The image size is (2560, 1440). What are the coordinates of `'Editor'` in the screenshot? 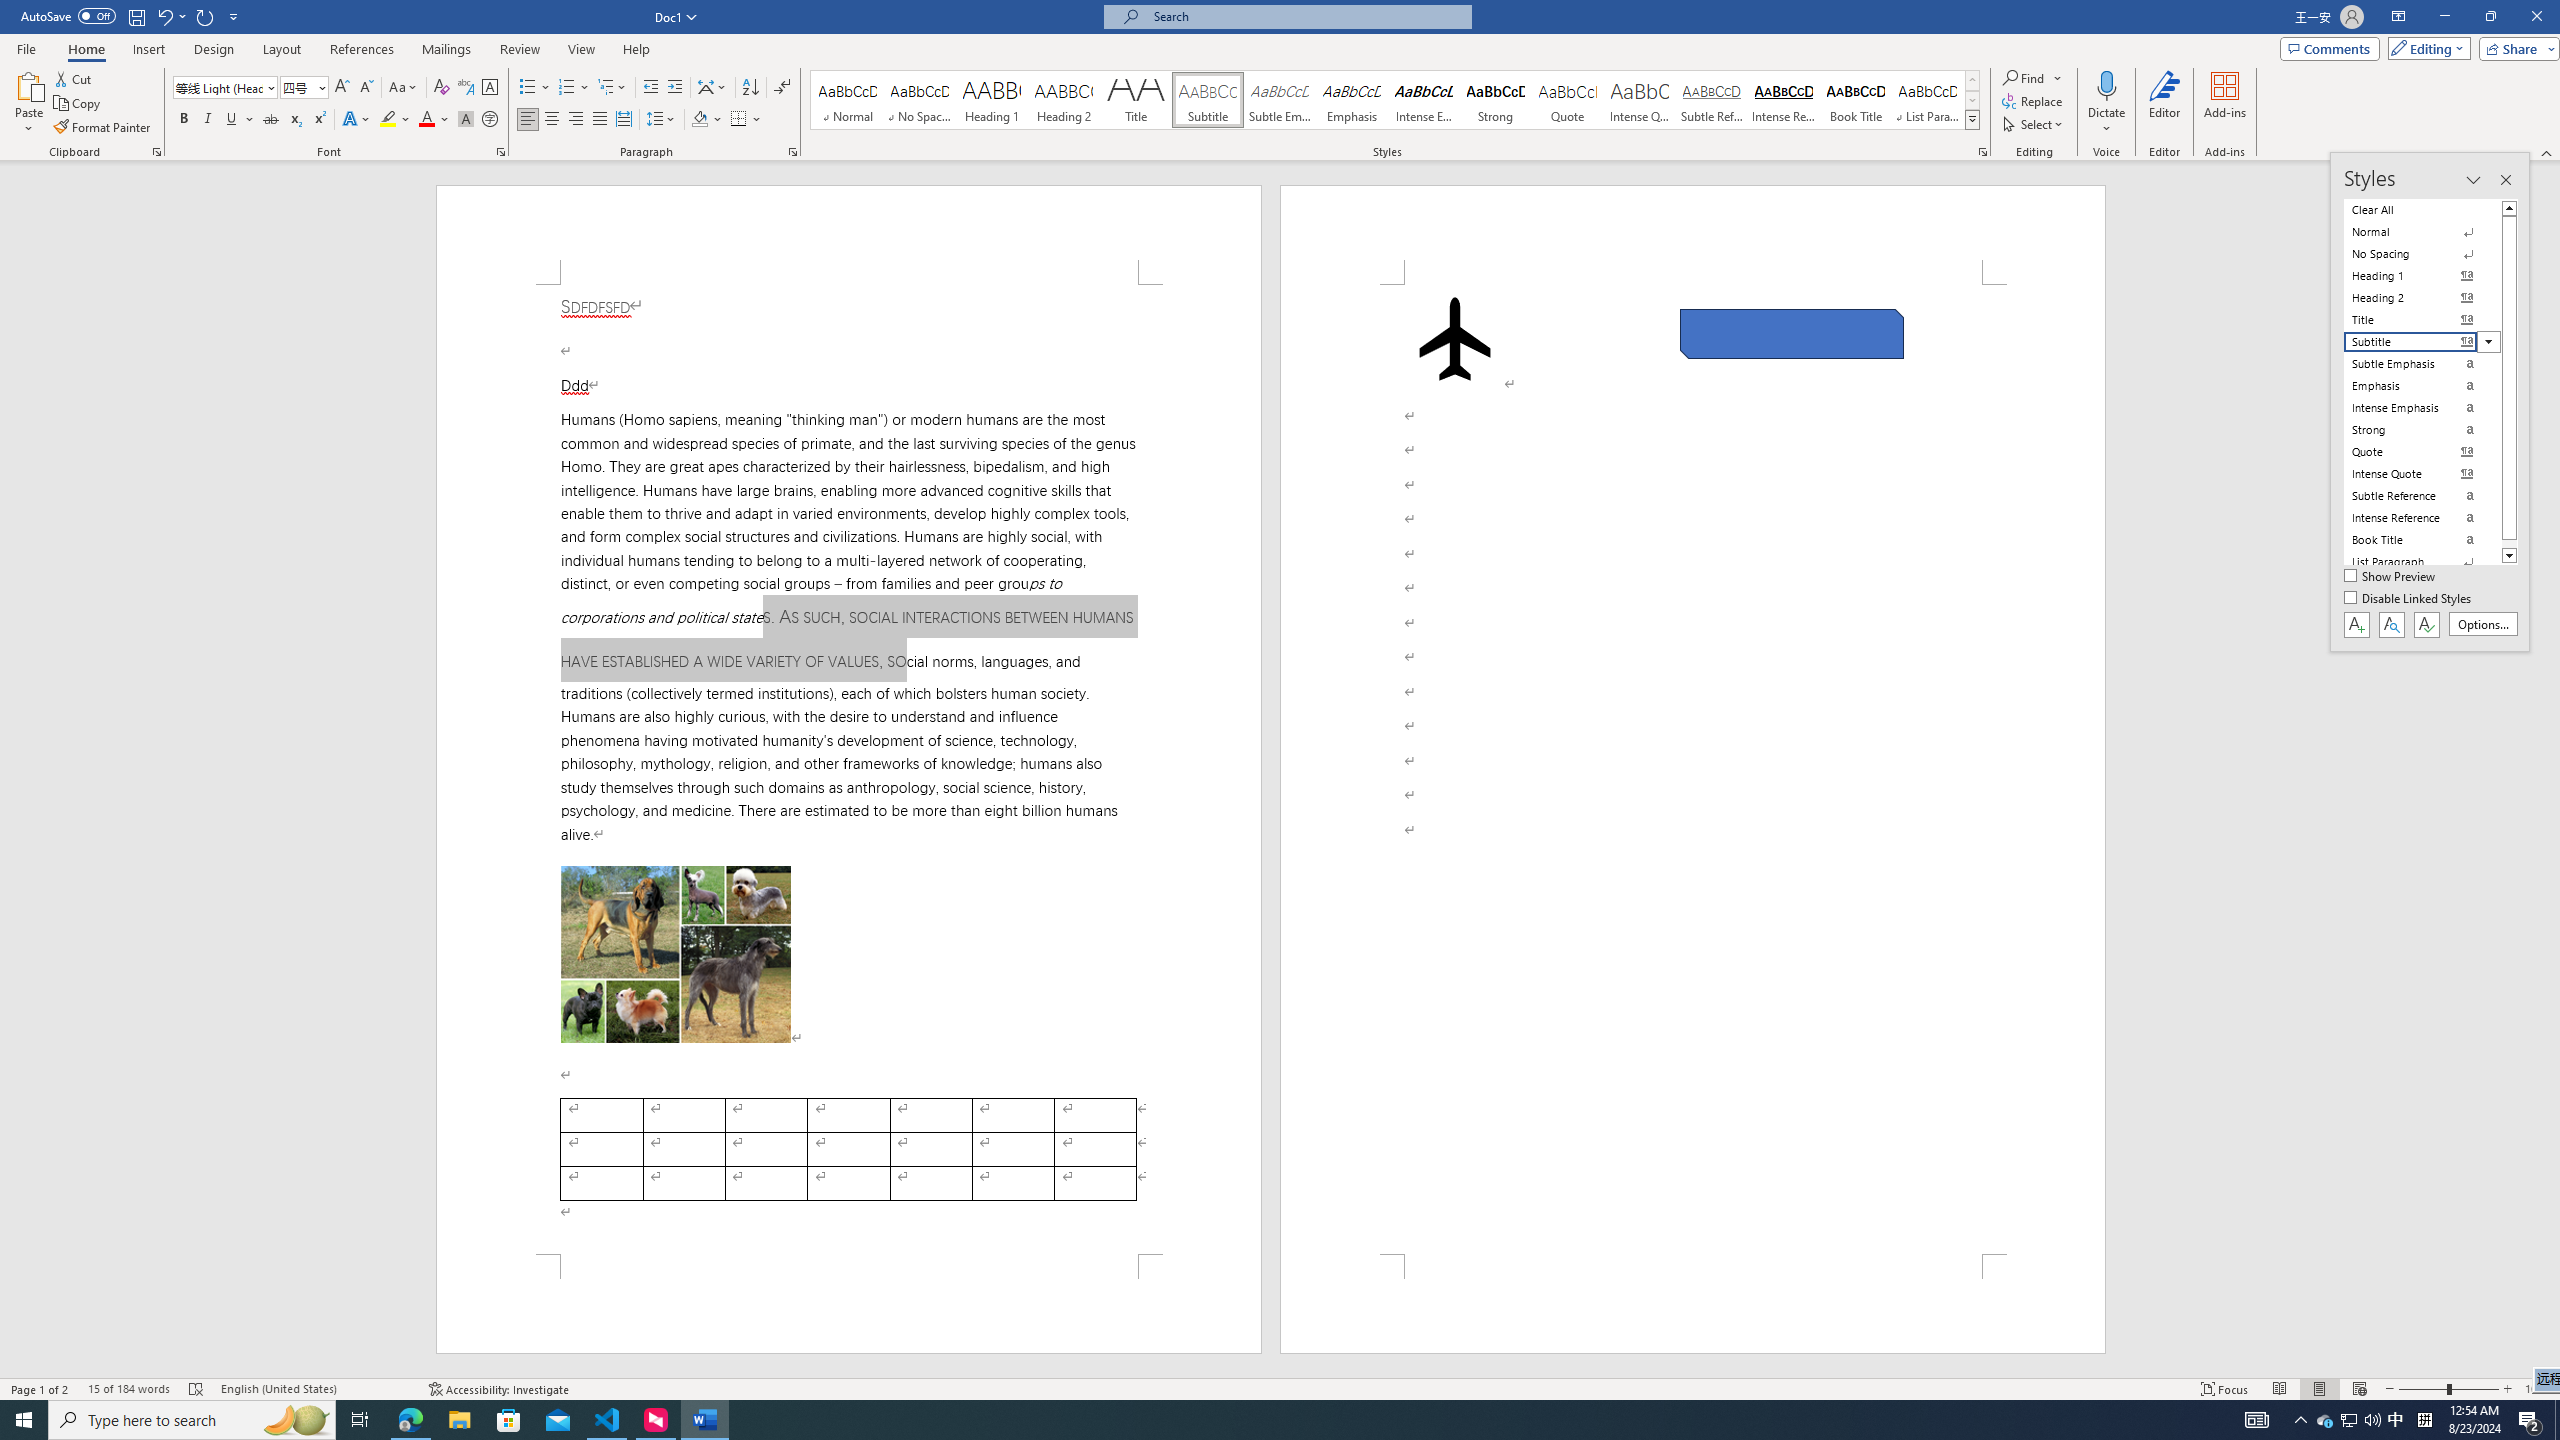 It's located at (2164, 103).